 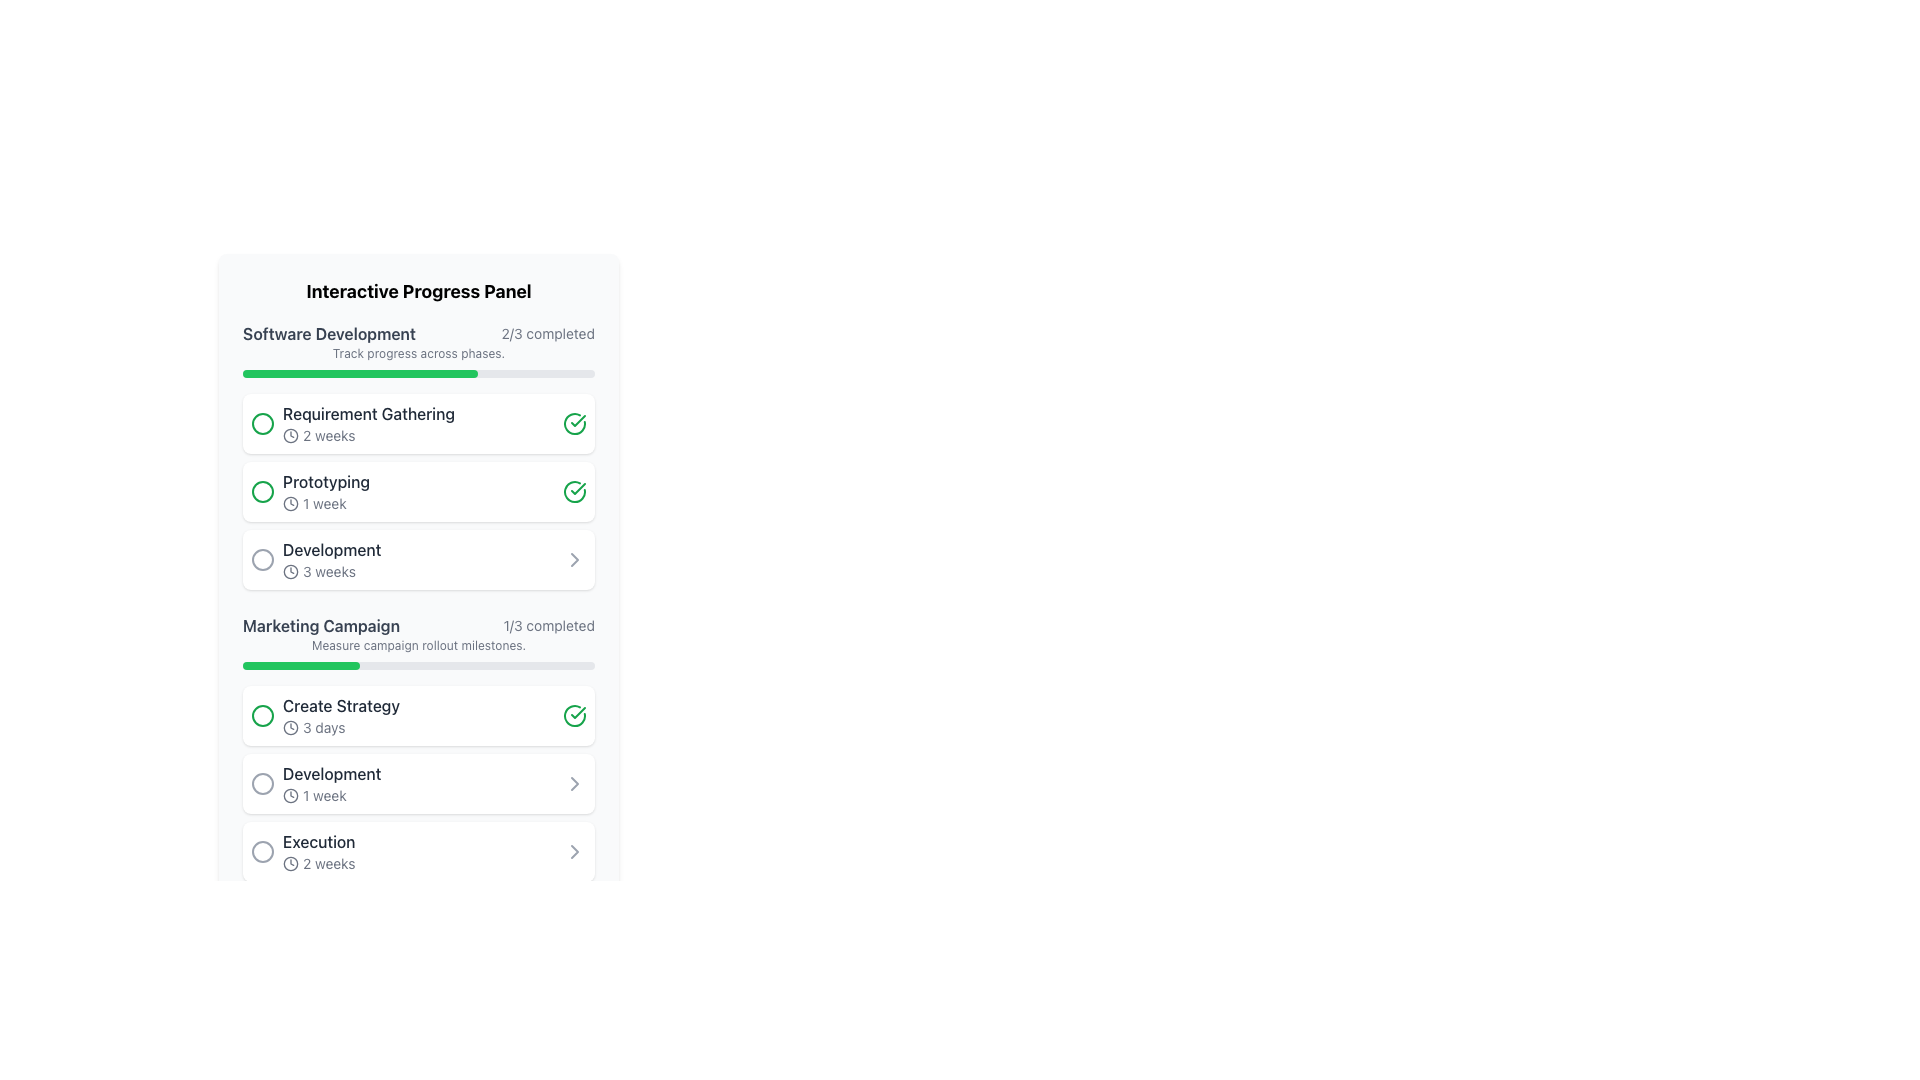 What do you see at coordinates (262, 852) in the screenshot?
I see `the circular icon representing the task state for 'Execution 2 weeks' to change its state` at bounding box center [262, 852].